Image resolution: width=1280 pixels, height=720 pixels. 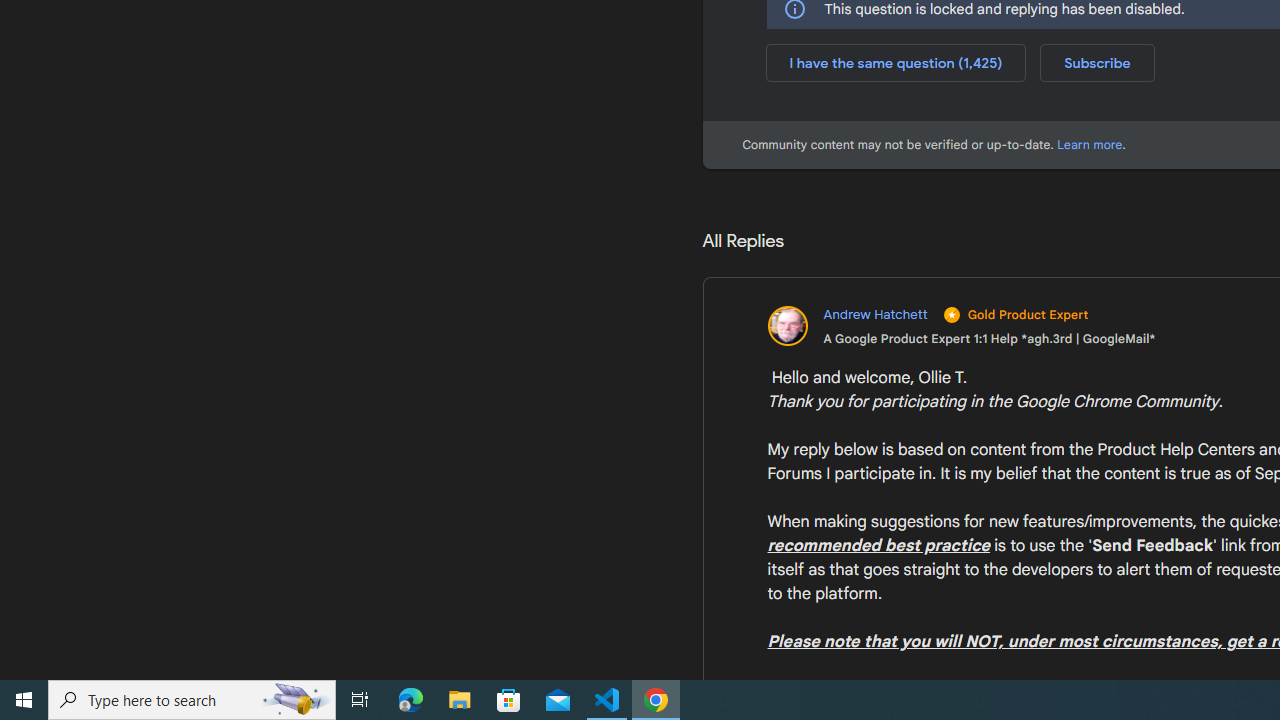 I want to click on 'Subscribe', so click(x=1096, y=61).